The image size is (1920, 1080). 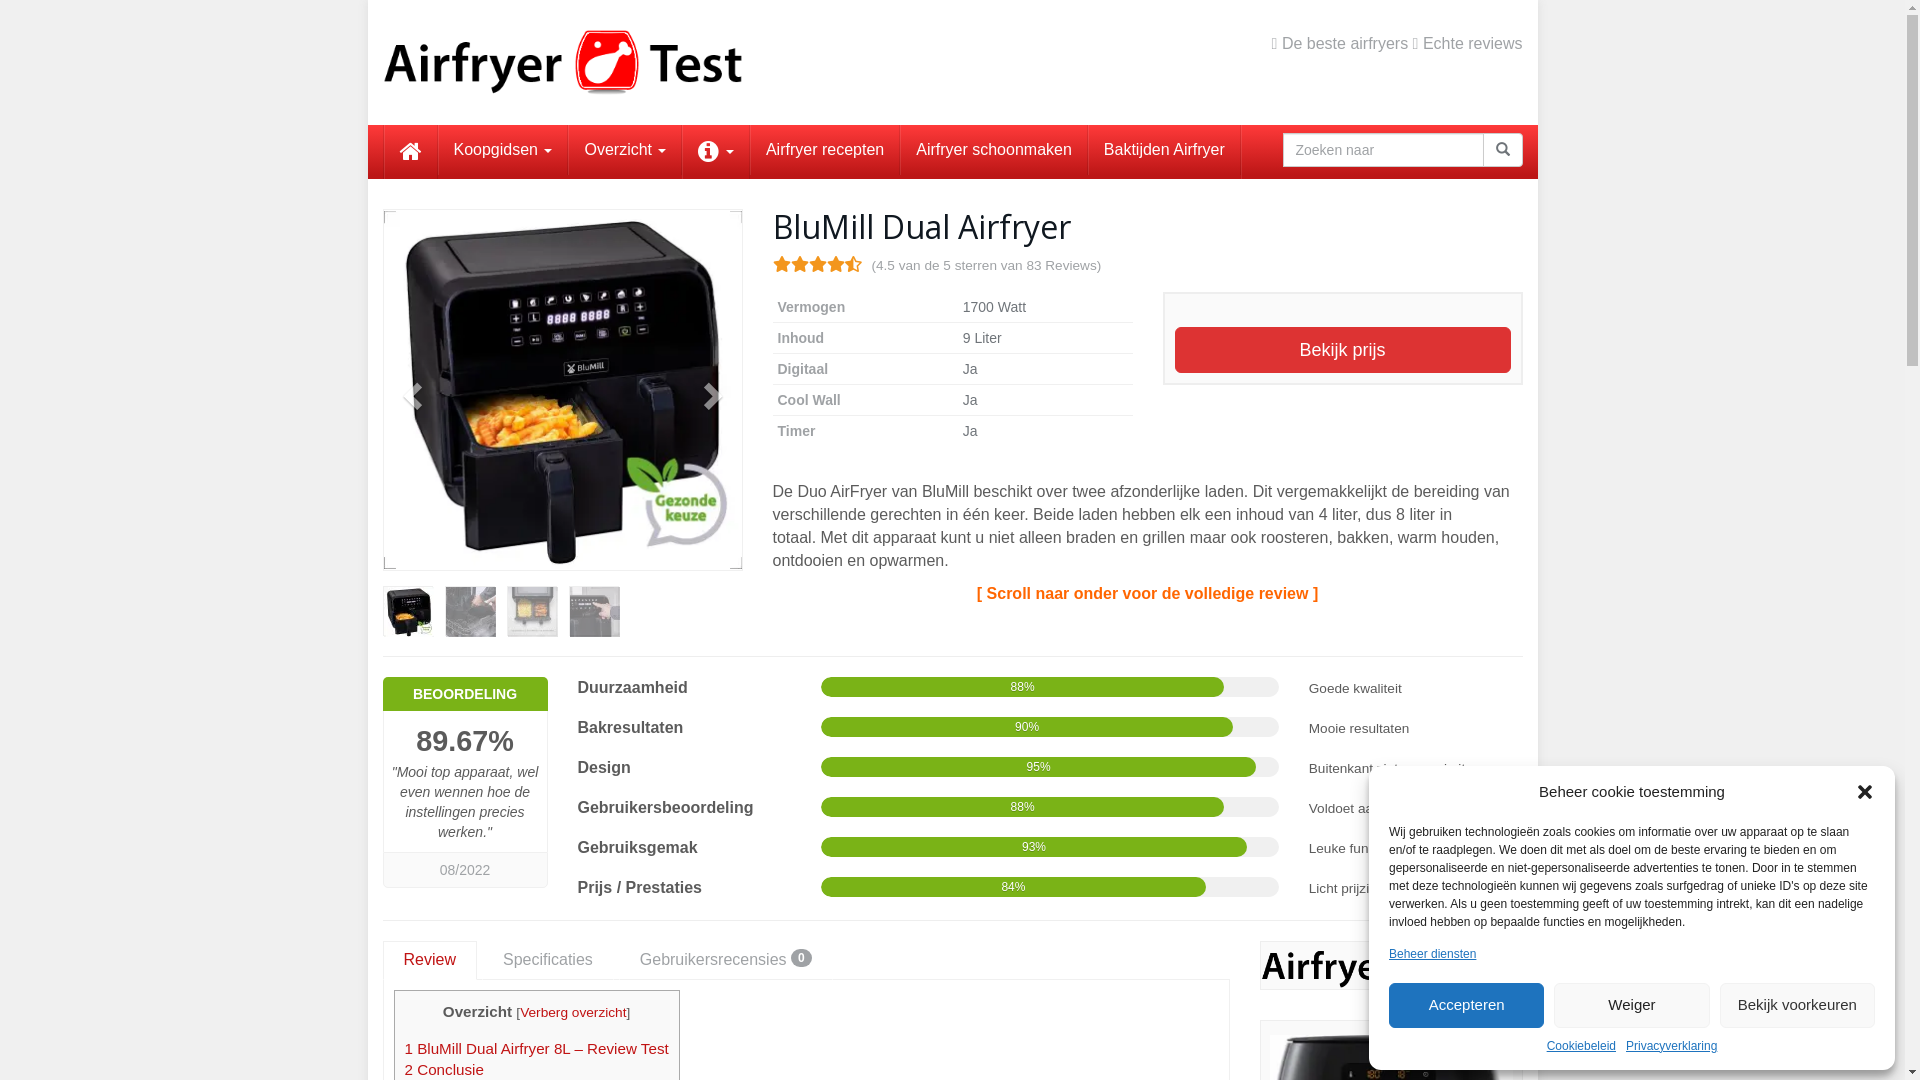 What do you see at coordinates (442, 1068) in the screenshot?
I see `'2 Conclusie'` at bounding box center [442, 1068].